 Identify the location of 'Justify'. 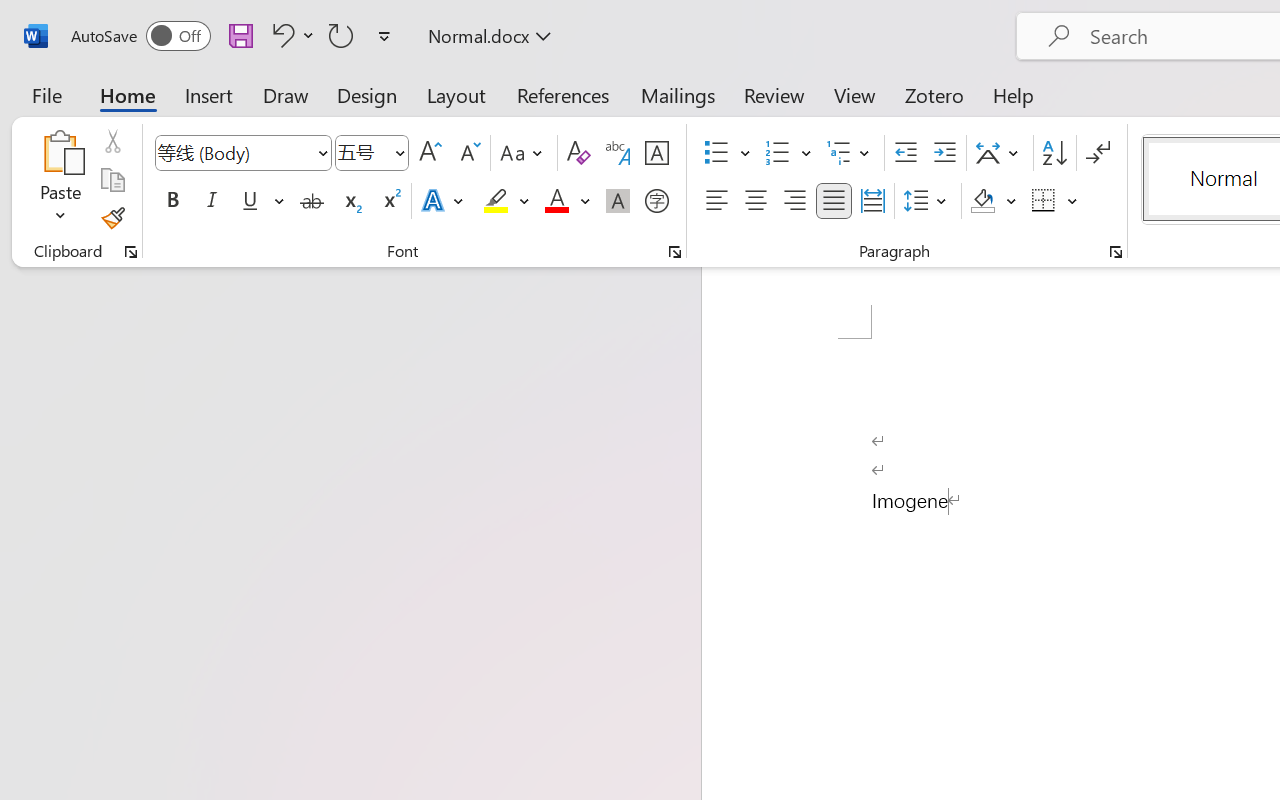
(834, 201).